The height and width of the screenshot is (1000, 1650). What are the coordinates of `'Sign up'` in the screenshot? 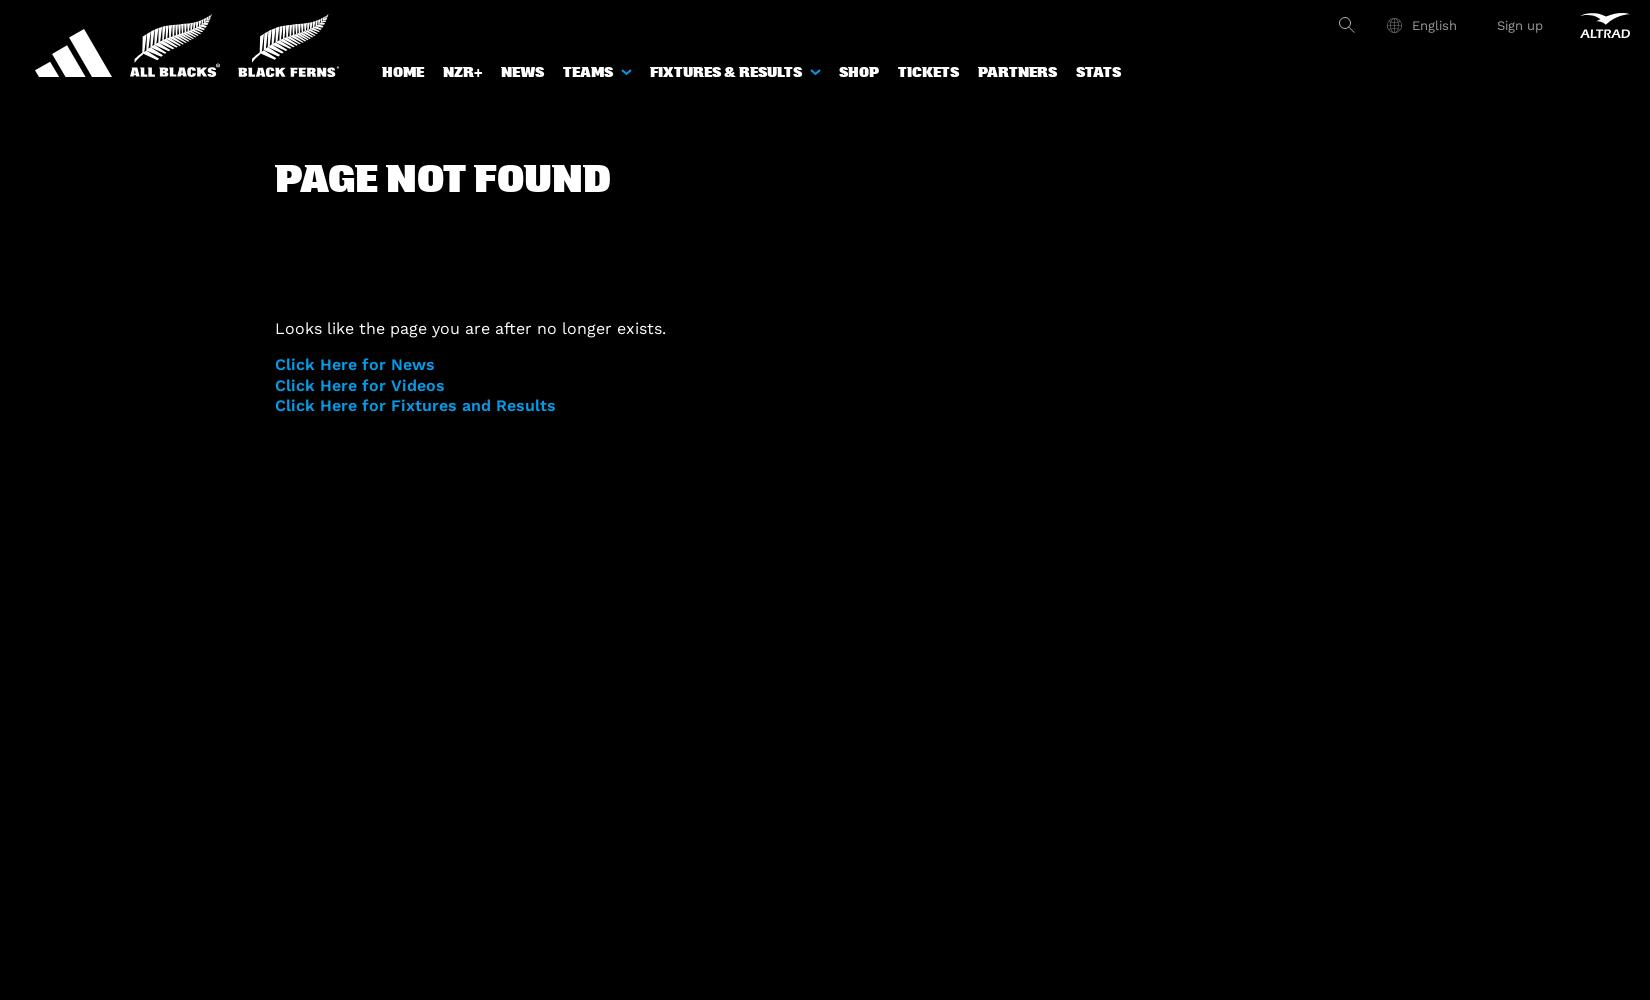 It's located at (1518, 24).